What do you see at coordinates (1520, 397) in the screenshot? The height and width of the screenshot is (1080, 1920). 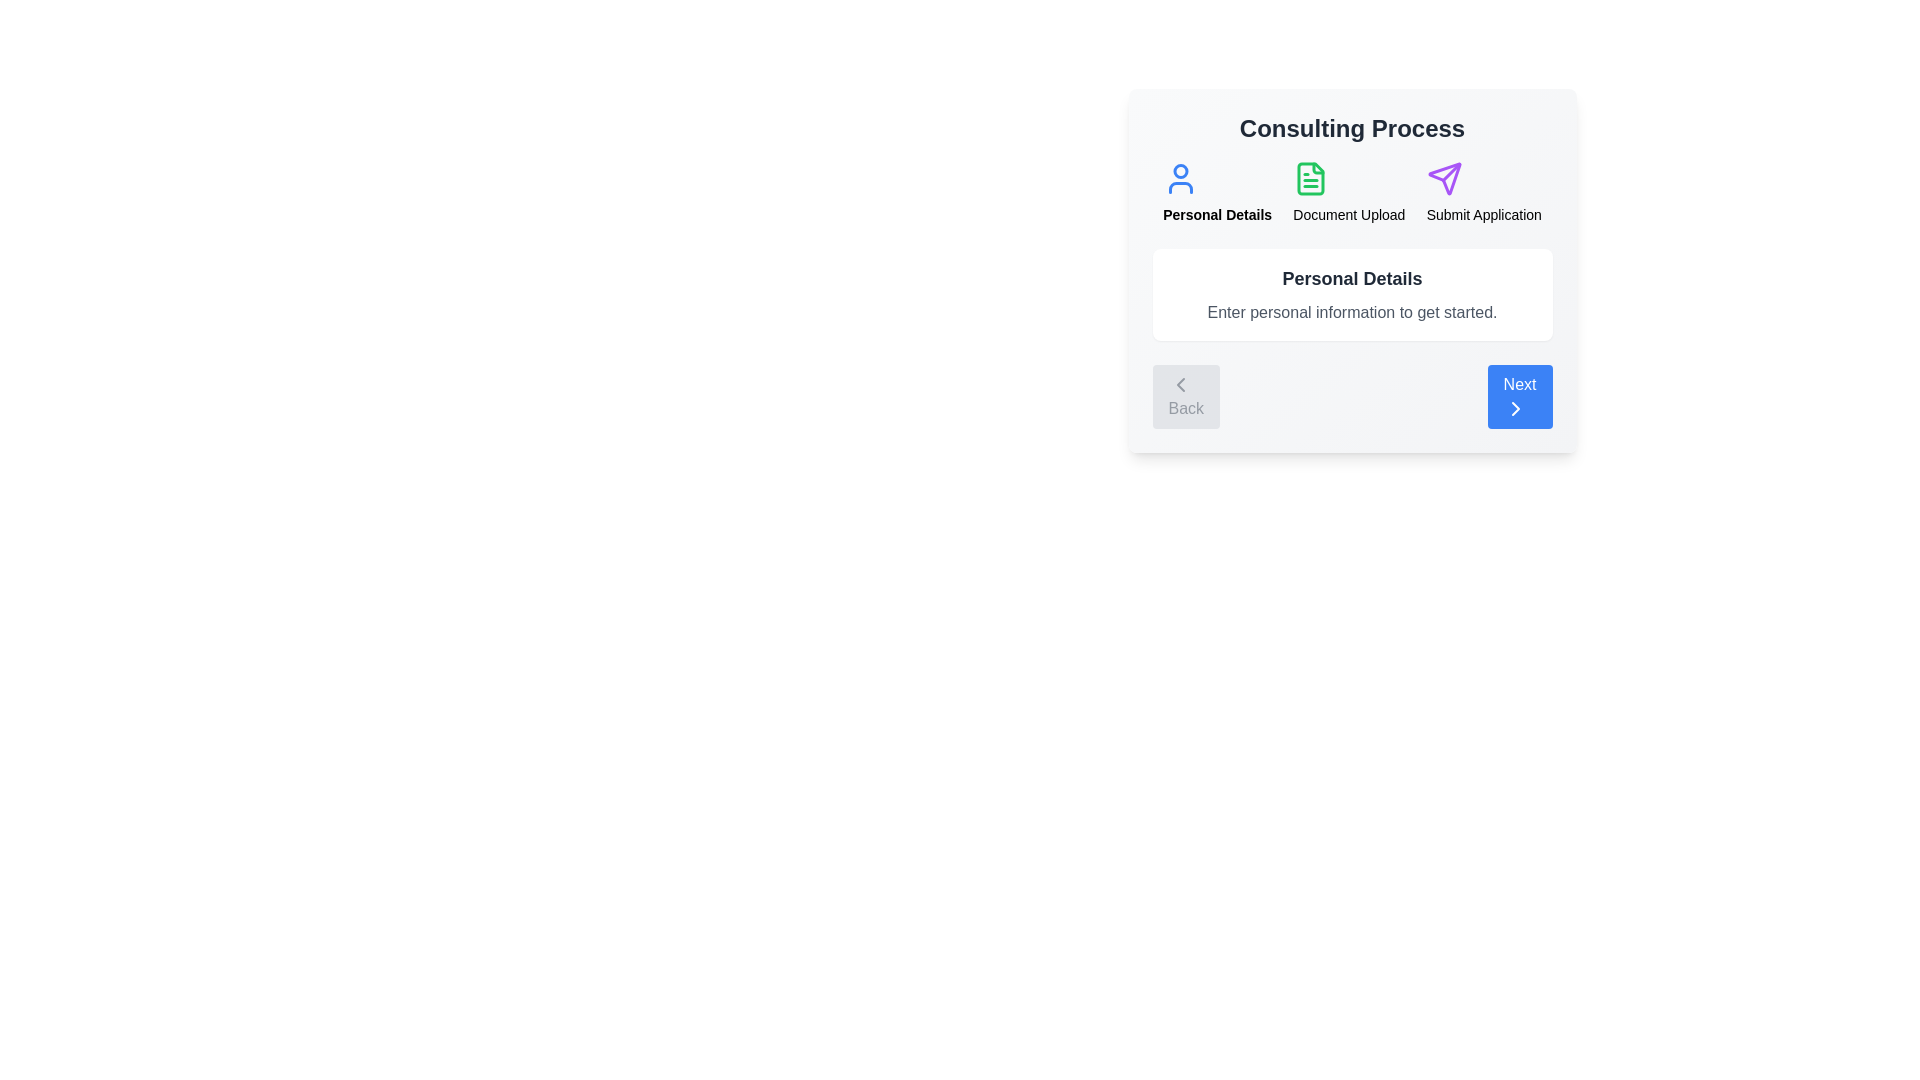 I see `the 'Next' button to proceed to the next step` at bounding box center [1520, 397].